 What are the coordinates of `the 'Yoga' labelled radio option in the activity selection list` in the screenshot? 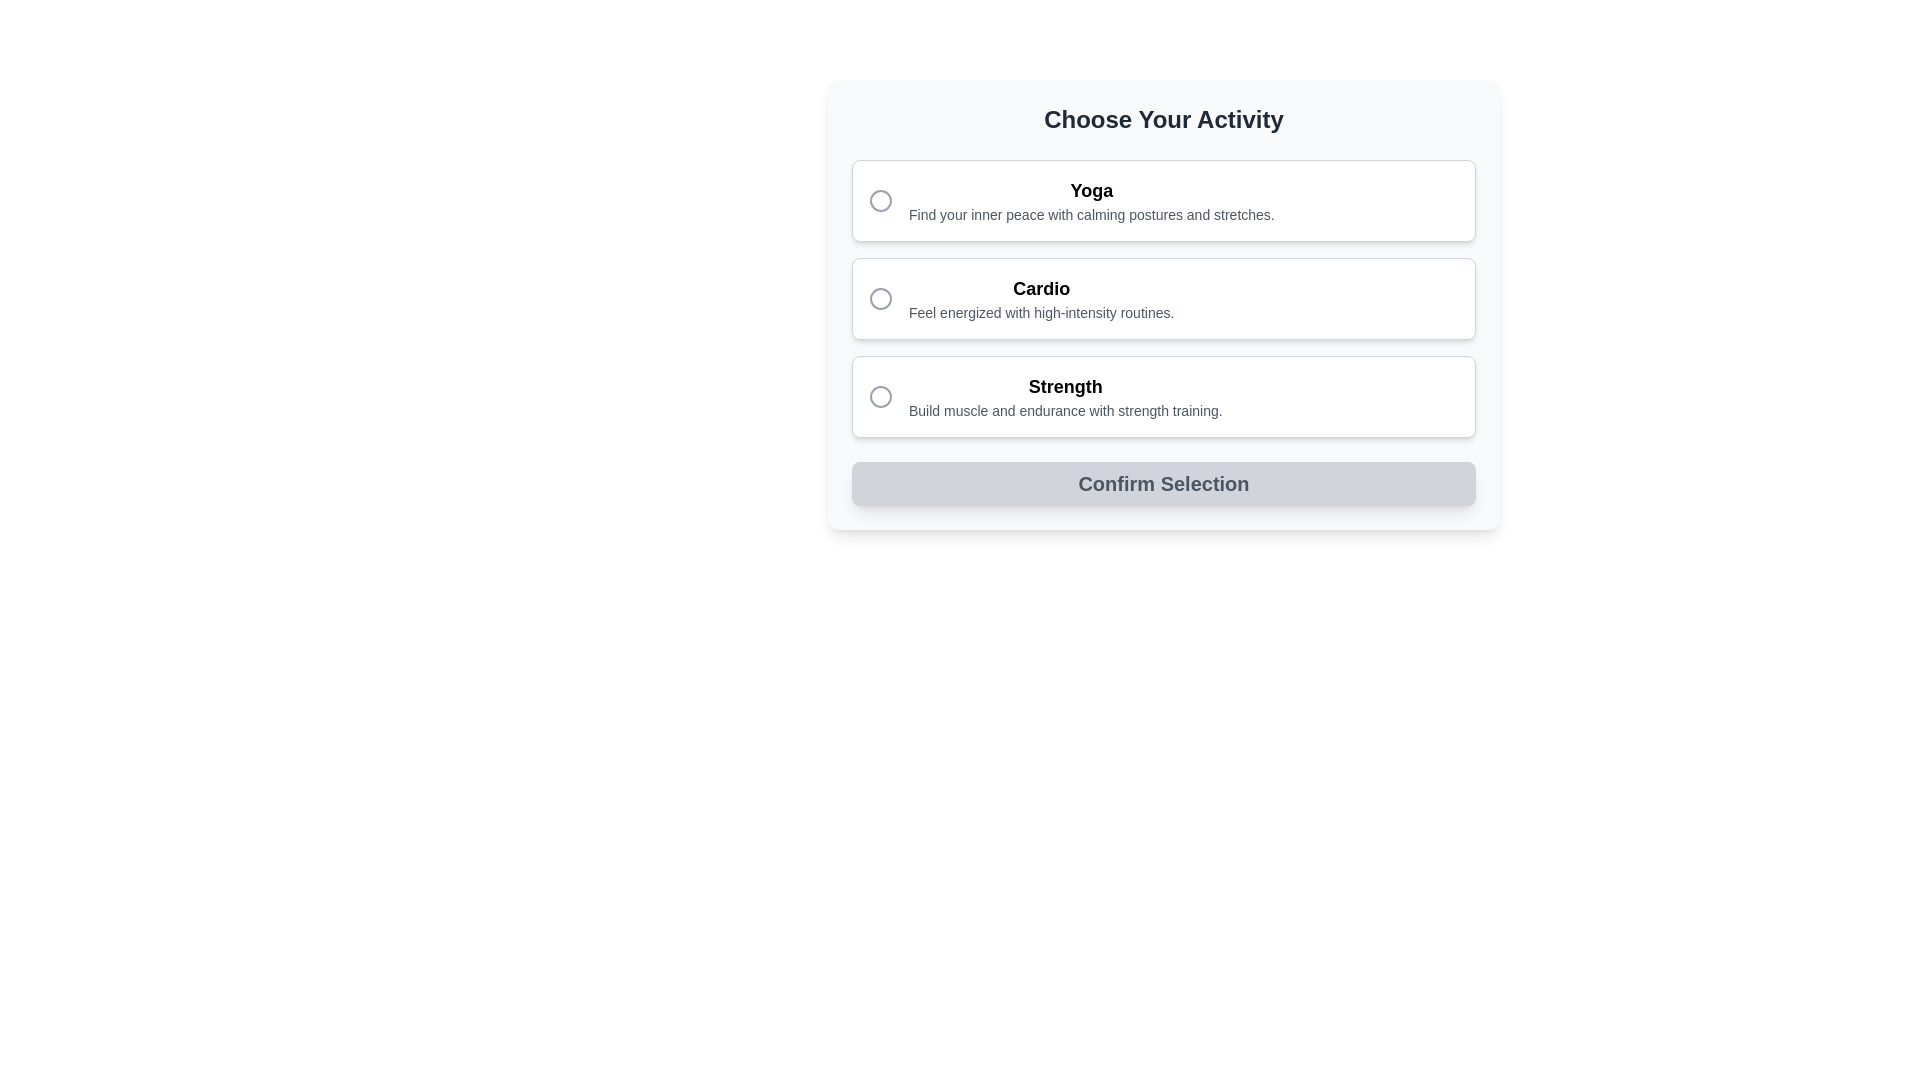 It's located at (1070, 200).